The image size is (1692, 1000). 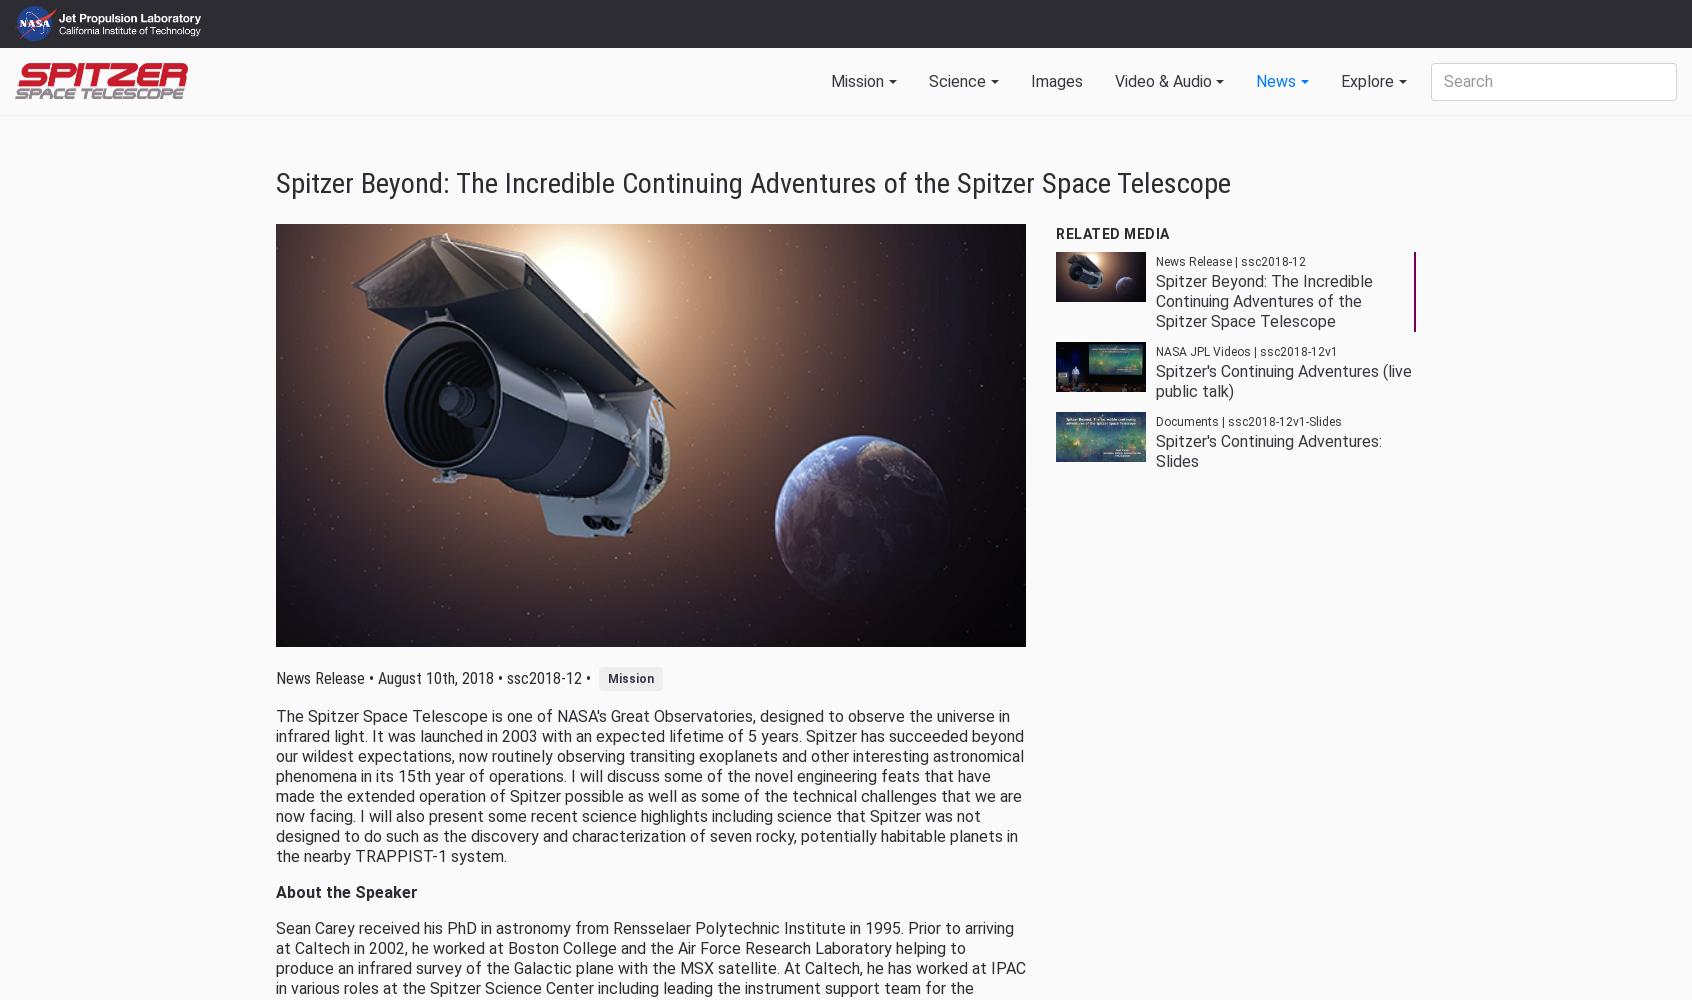 What do you see at coordinates (436, 677) in the screenshot?
I see `'News Release
•
 August 10th, 2018
•
ssc2018-12
•'` at bounding box center [436, 677].